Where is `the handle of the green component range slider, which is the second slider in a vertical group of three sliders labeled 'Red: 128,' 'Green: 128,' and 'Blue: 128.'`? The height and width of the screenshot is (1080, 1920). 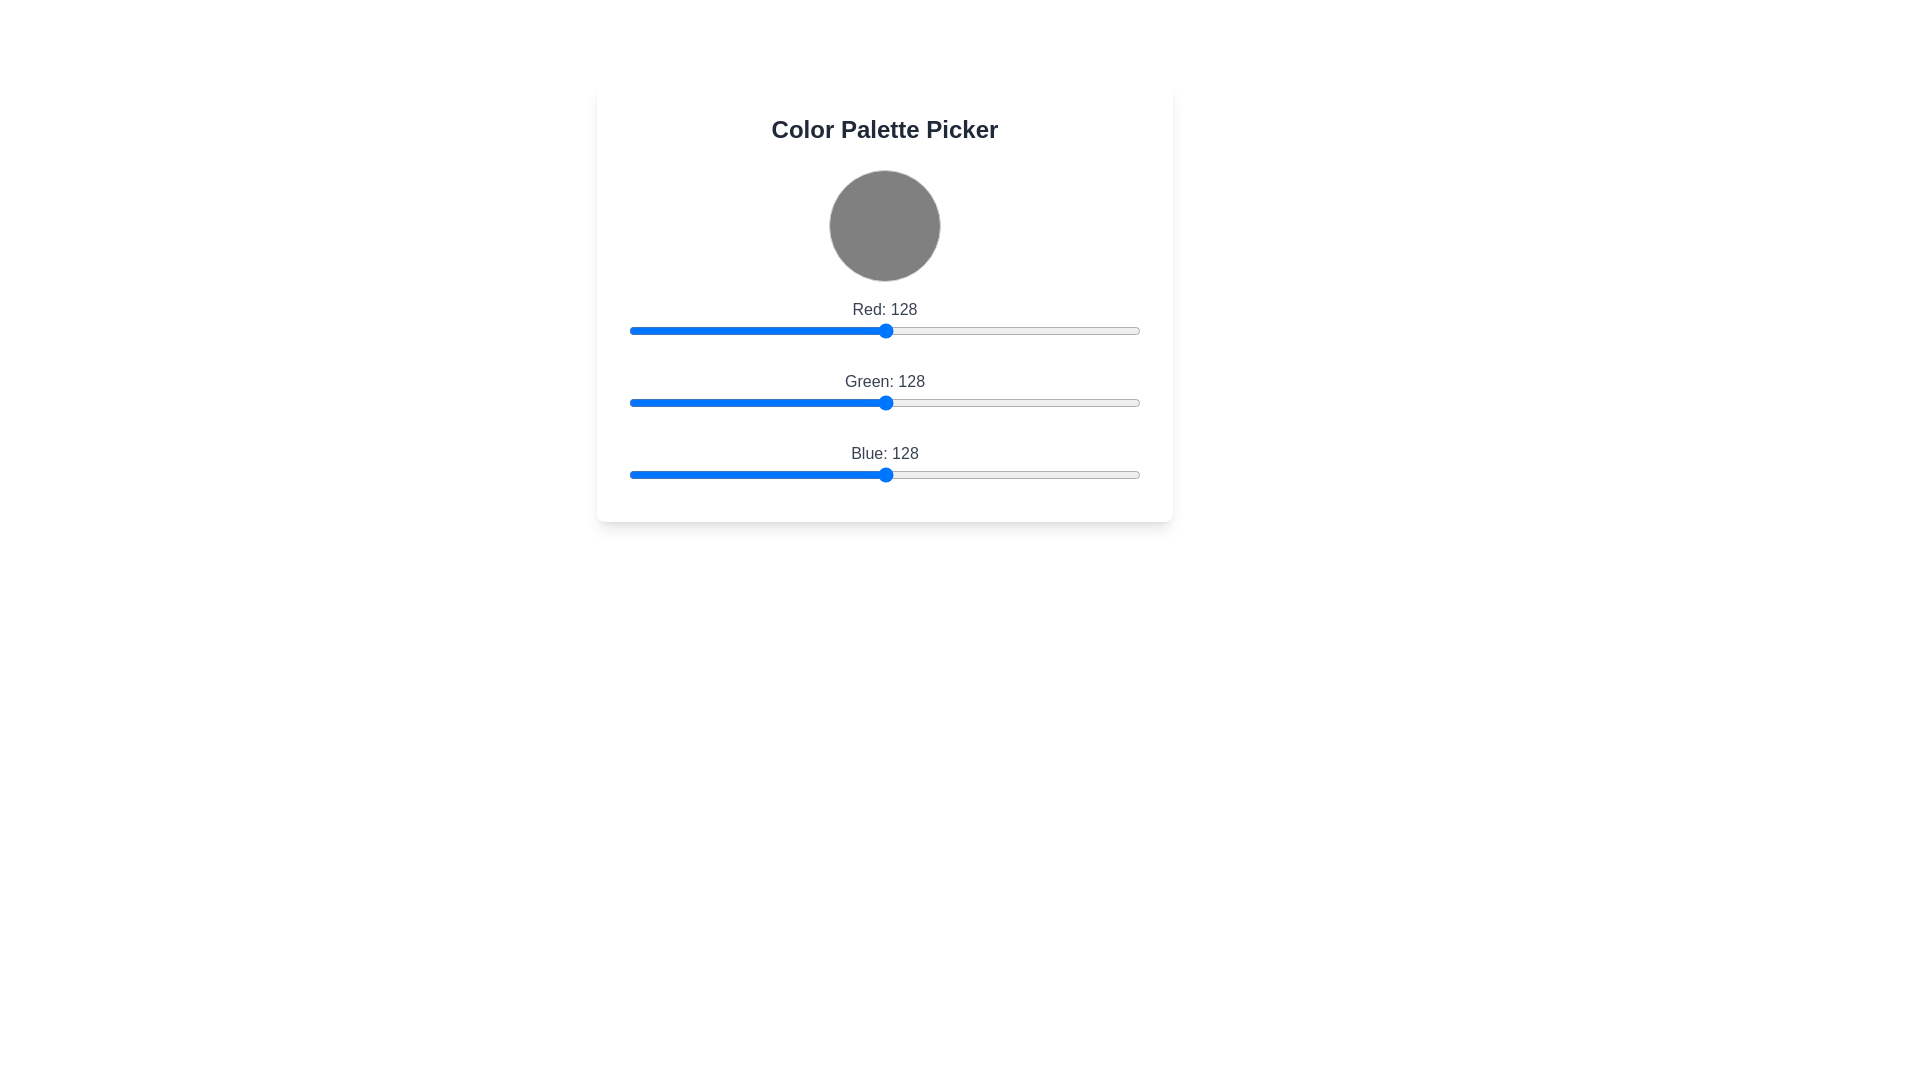 the handle of the green component range slider, which is the second slider in a vertical group of three sliders labeled 'Red: 128,' 'Green: 128,' and 'Blue: 128.' is located at coordinates (883, 393).